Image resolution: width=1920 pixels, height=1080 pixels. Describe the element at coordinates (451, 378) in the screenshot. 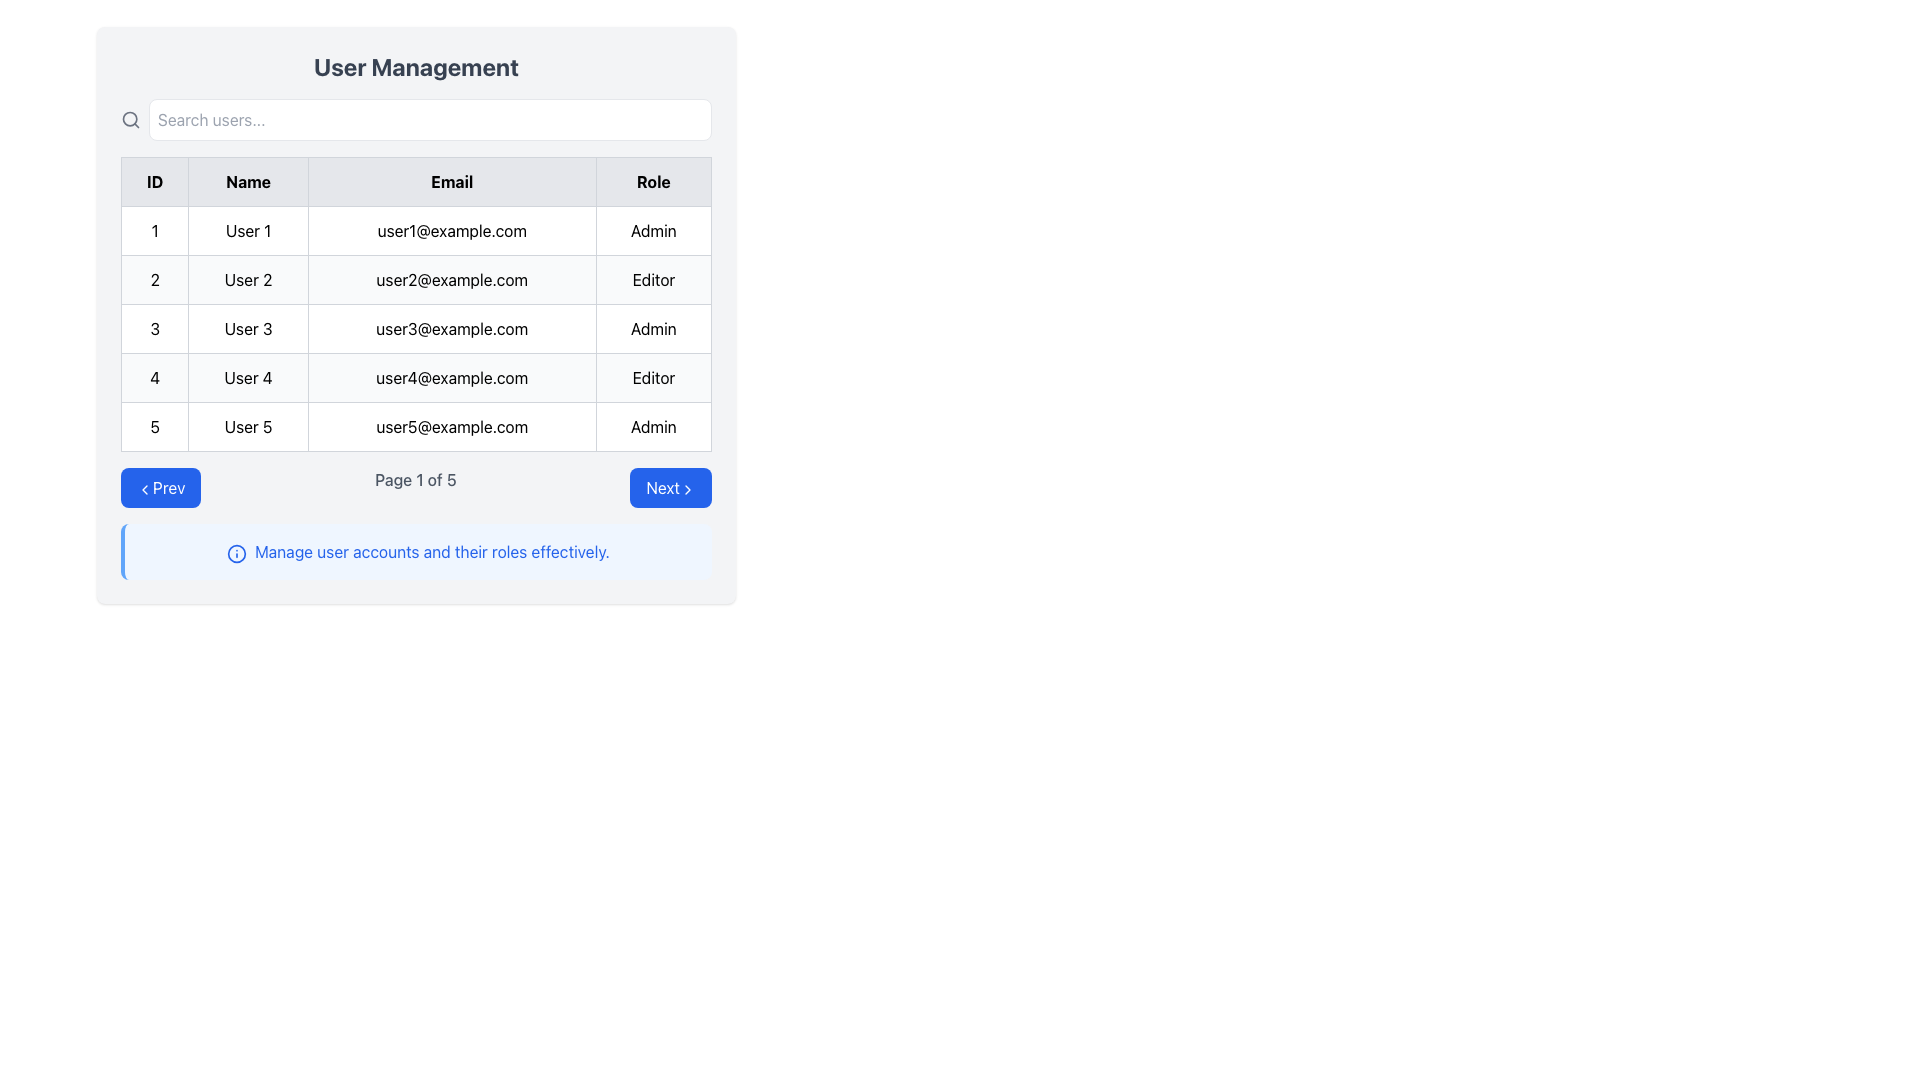

I see `the static text displaying the email address 'user4@example.com' in the 'User Management' table, located in the third column of the fourth row` at that location.